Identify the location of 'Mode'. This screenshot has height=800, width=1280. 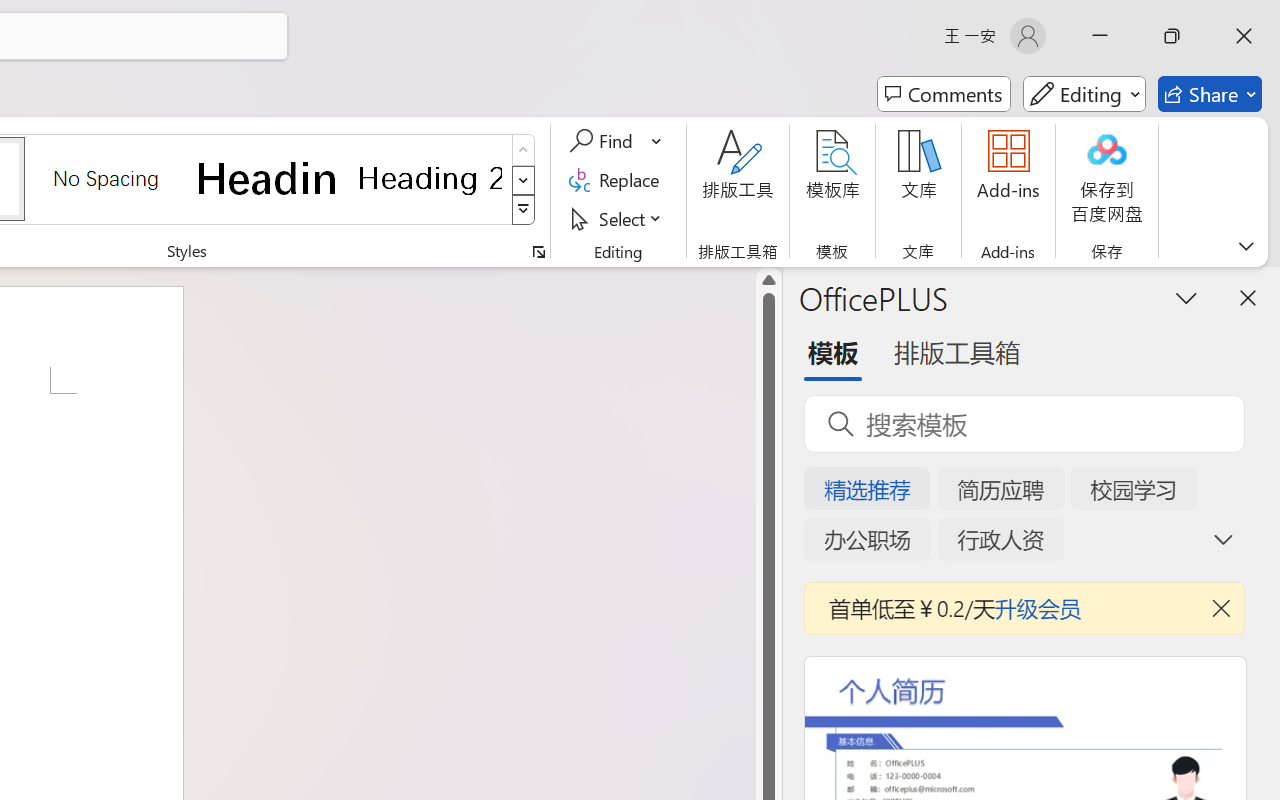
(1083, 94).